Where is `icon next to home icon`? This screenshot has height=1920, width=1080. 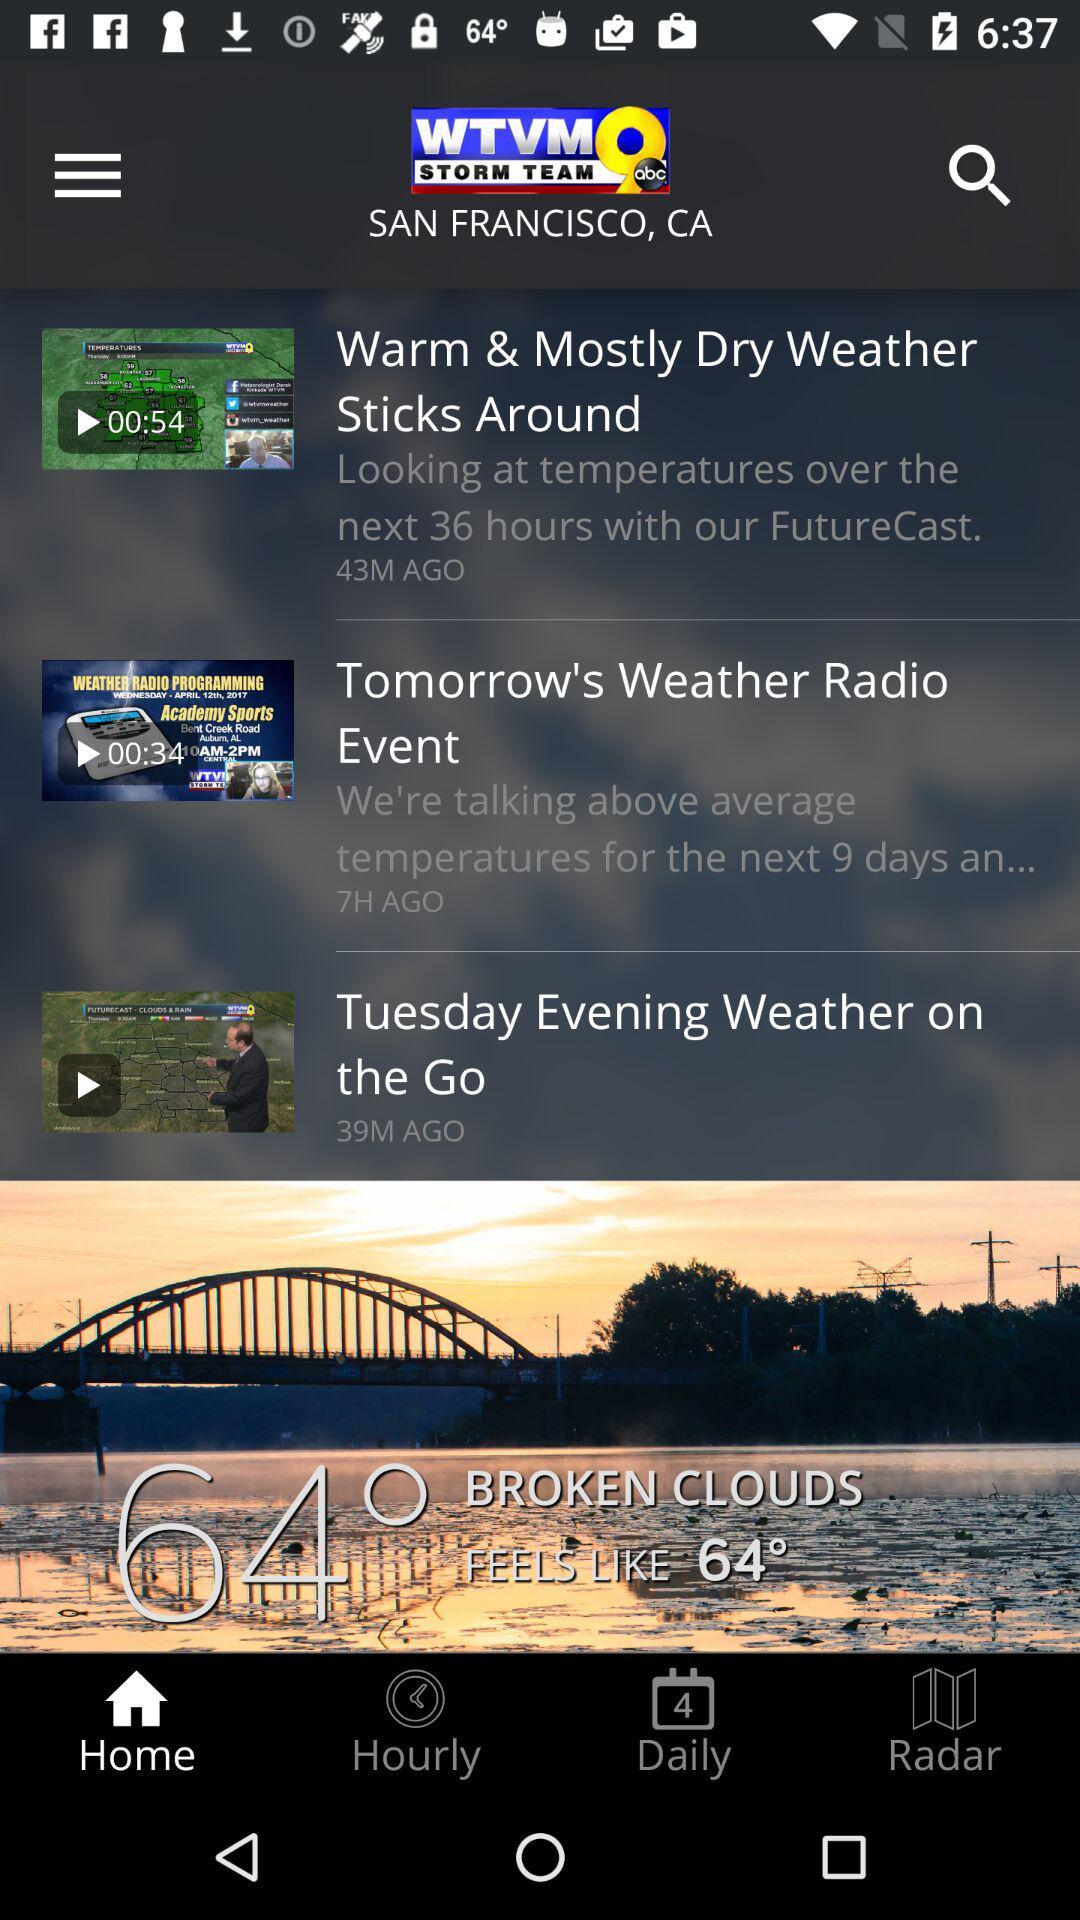
icon next to home icon is located at coordinates (414, 1722).